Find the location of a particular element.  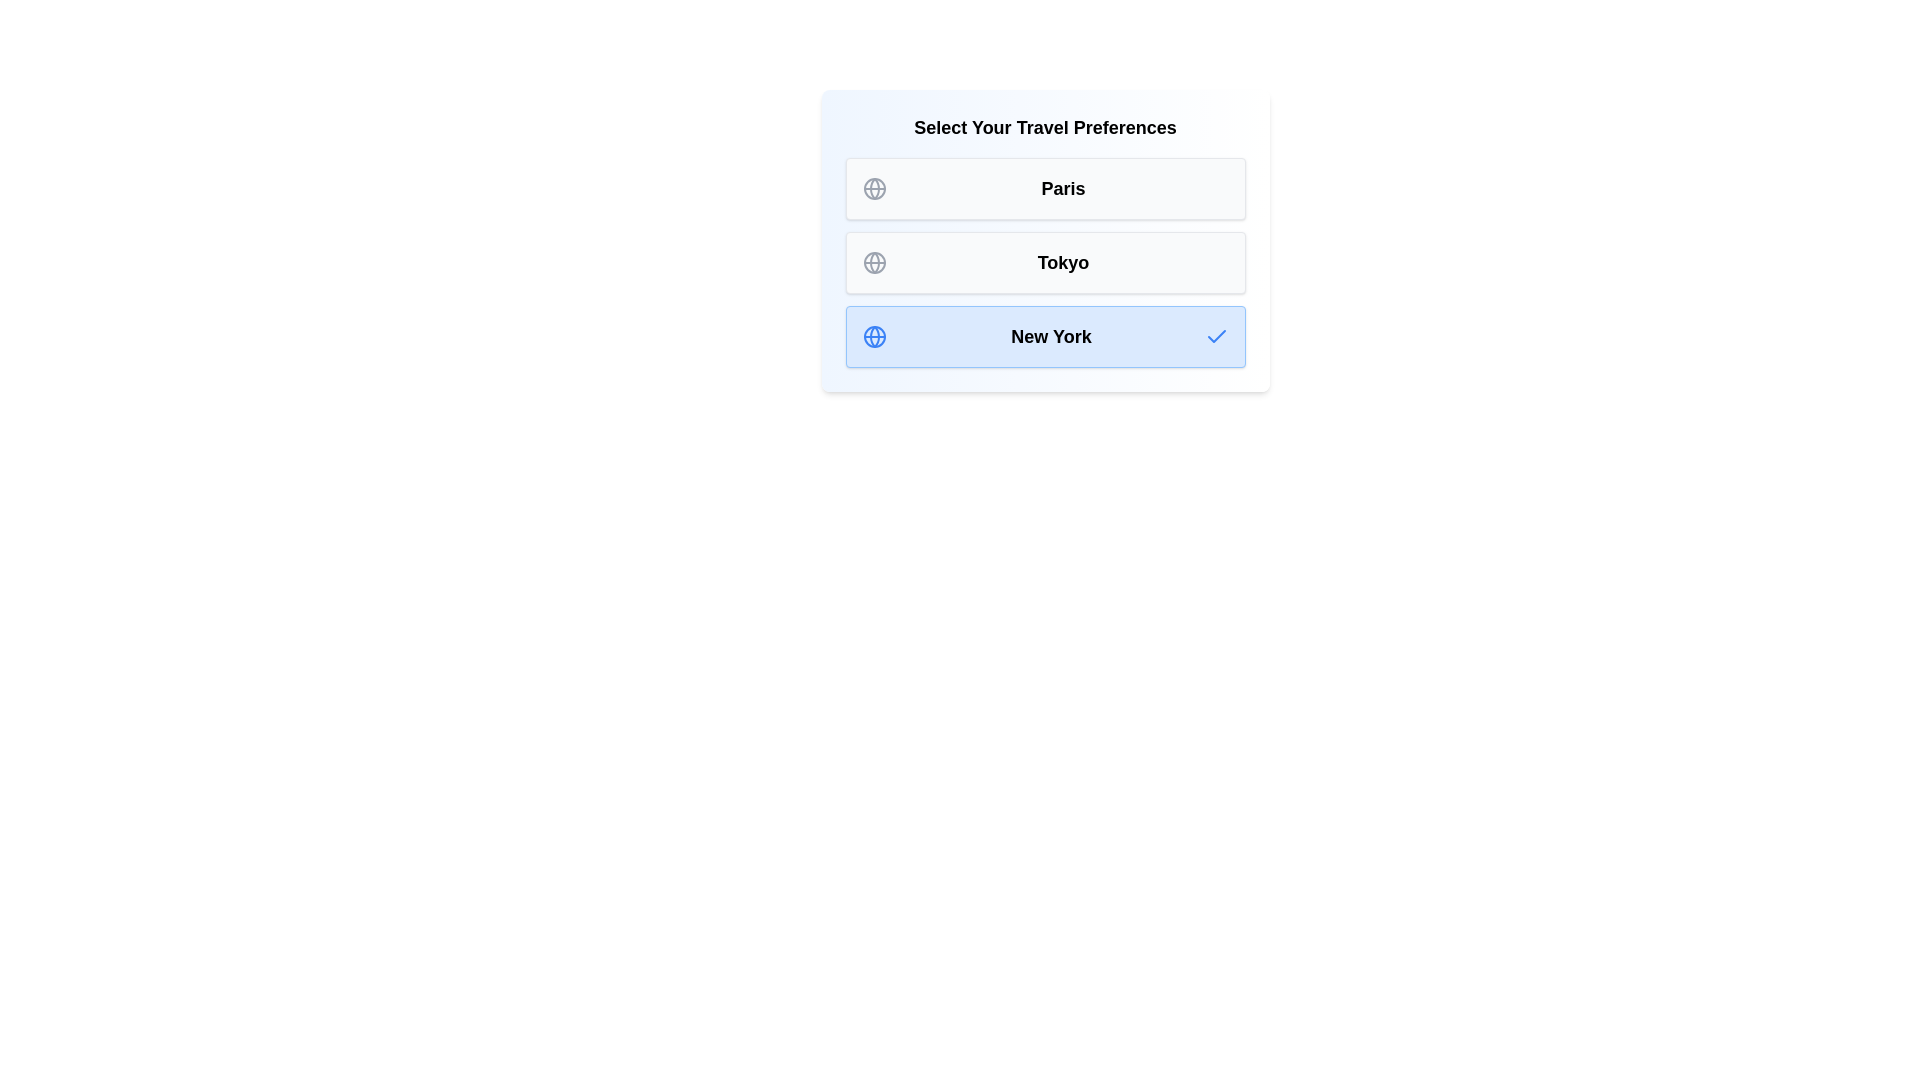

the destination New York is located at coordinates (1044, 335).